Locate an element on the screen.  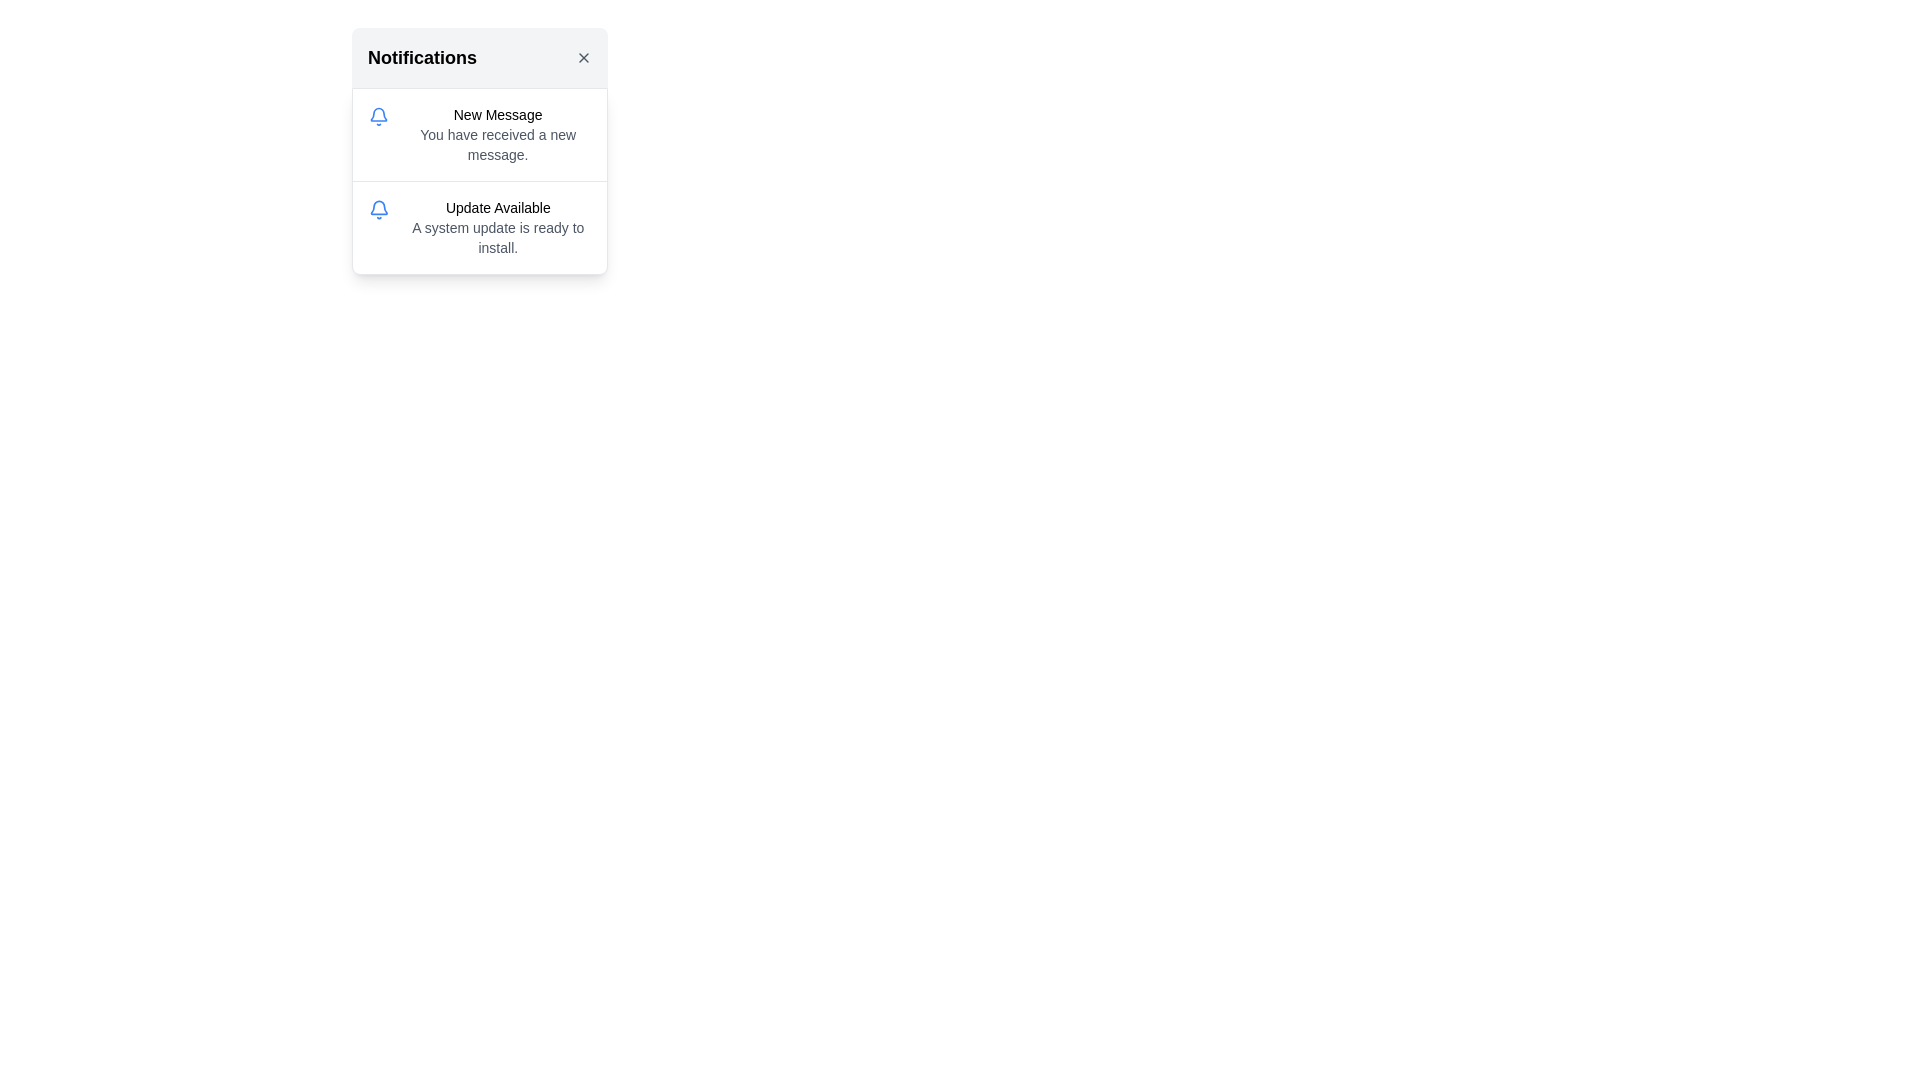
informational text message stating 'A system update is ready to install.' located below the title 'Update Available' in the notification card is located at coordinates (498, 237).